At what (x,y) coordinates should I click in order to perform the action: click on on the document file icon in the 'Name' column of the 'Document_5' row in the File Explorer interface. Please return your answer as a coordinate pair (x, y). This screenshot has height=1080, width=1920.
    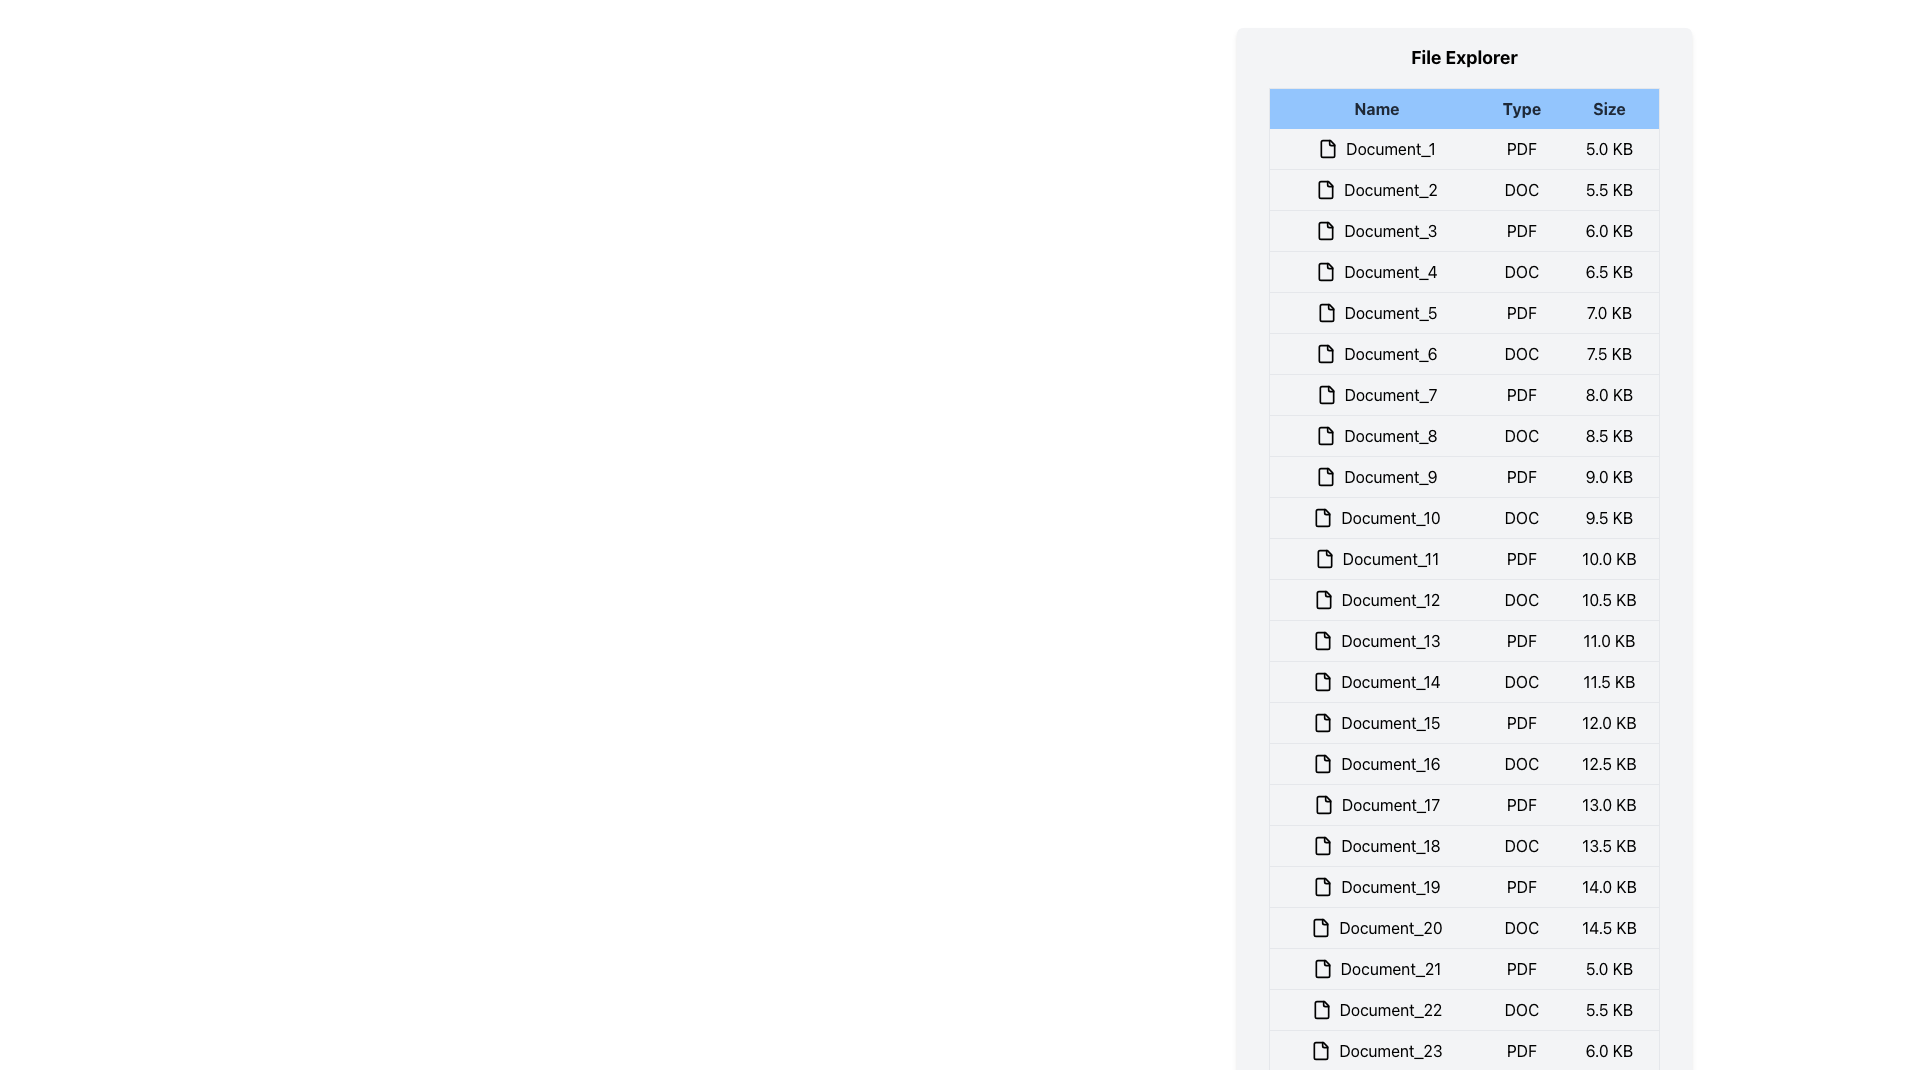
    Looking at the image, I should click on (1326, 312).